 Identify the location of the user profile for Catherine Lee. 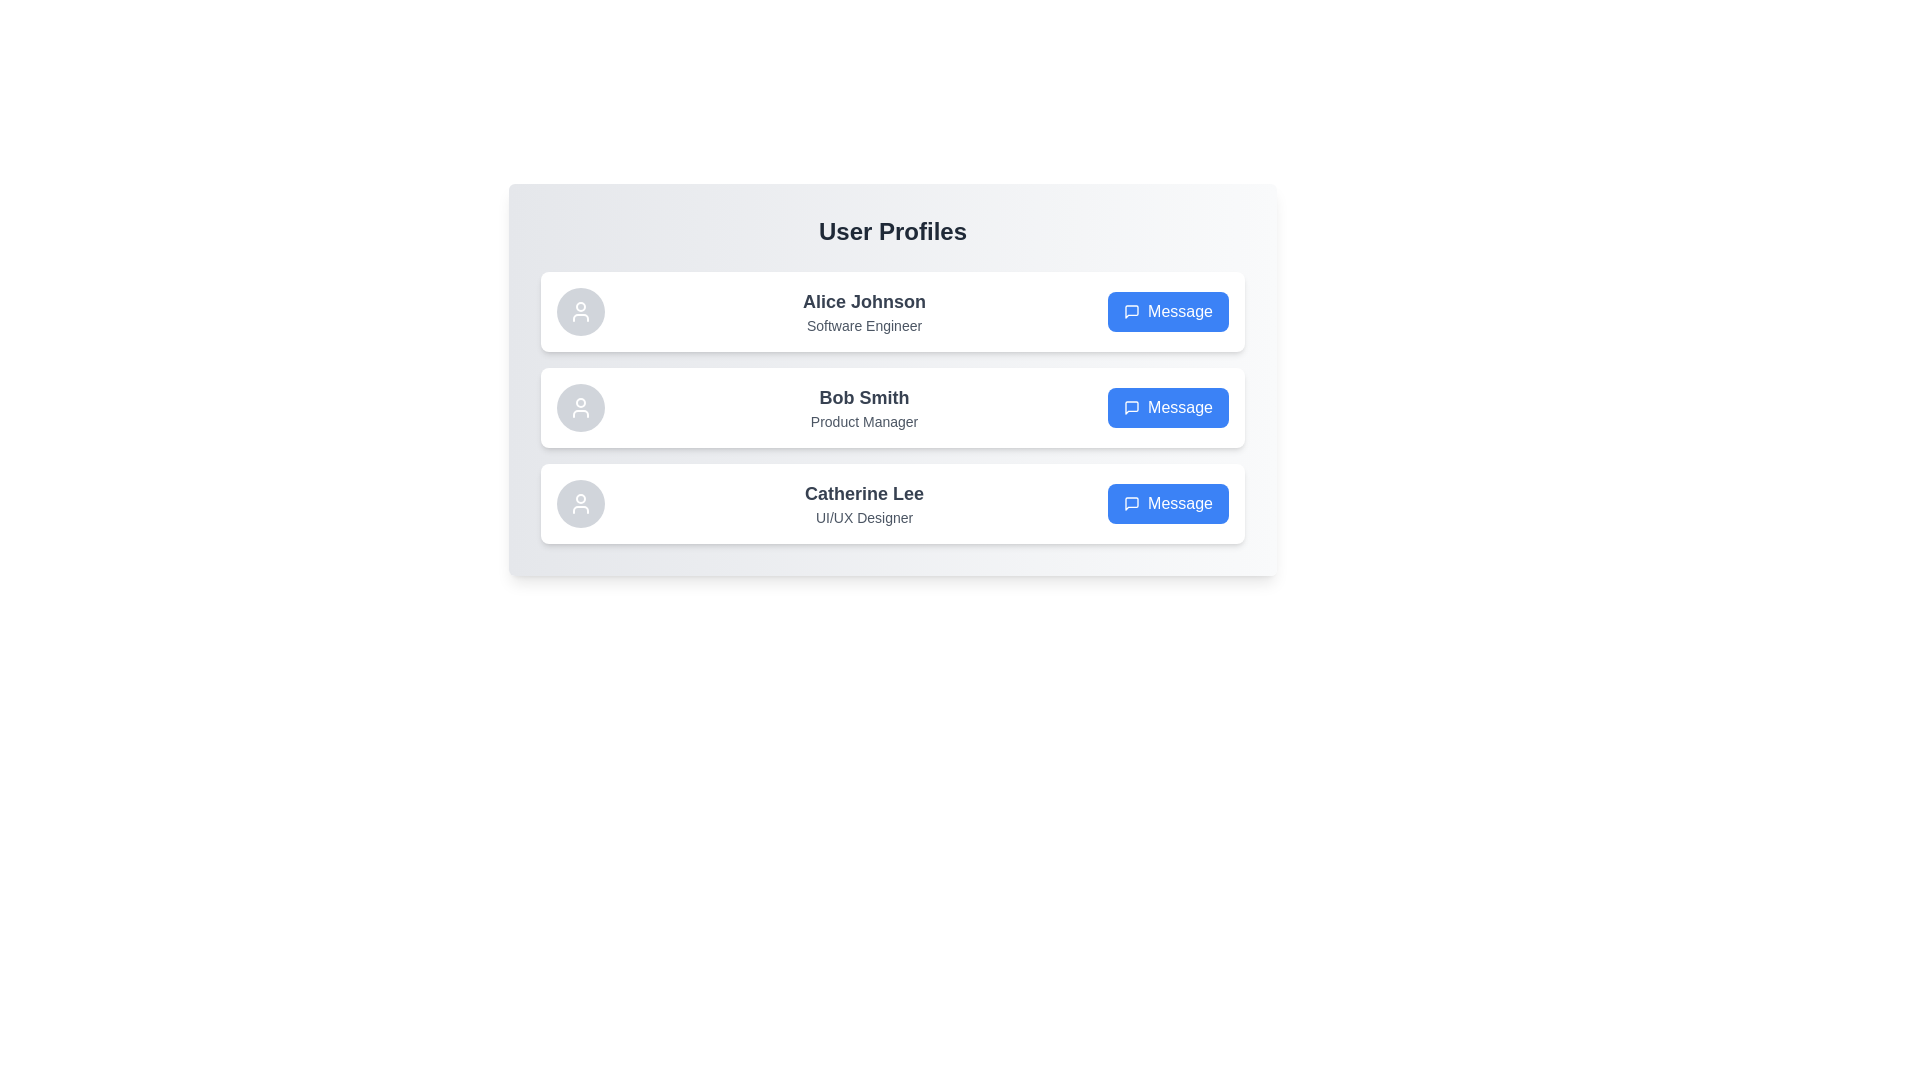
(891, 503).